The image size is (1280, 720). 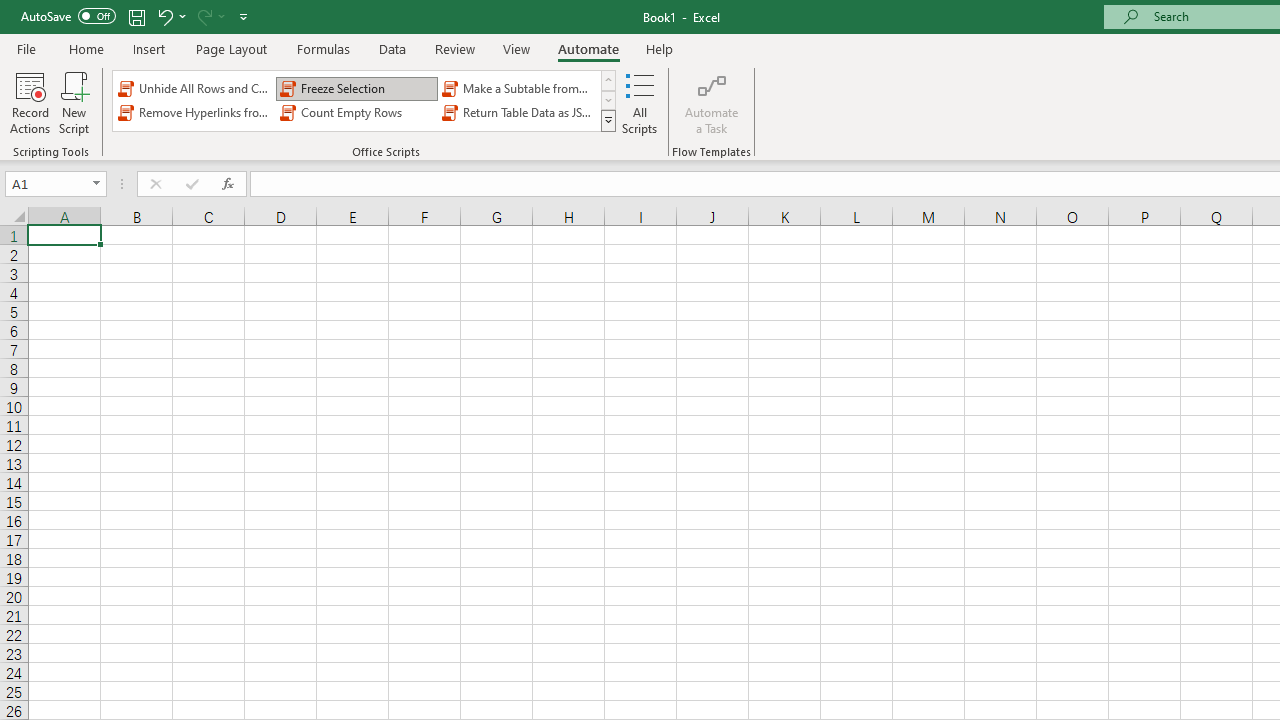 What do you see at coordinates (640, 103) in the screenshot?
I see `'All Scripts'` at bounding box center [640, 103].